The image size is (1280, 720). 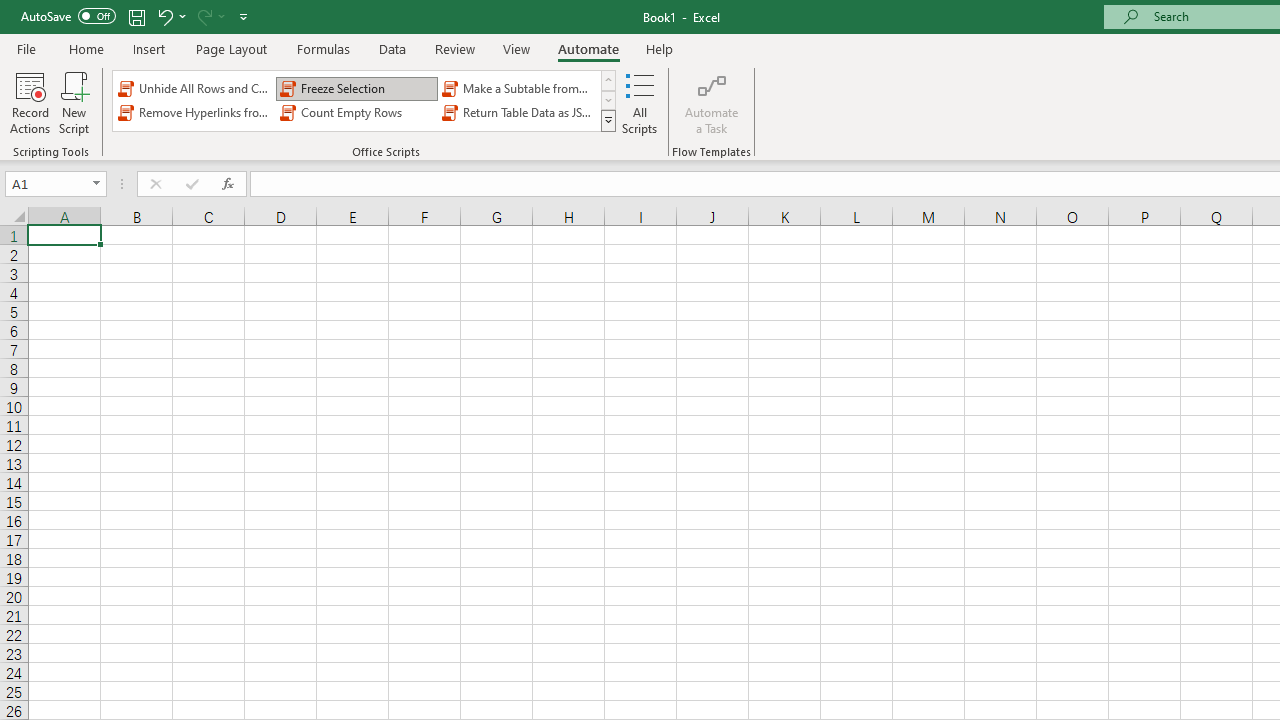 What do you see at coordinates (640, 103) in the screenshot?
I see `'All Scripts'` at bounding box center [640, 103].